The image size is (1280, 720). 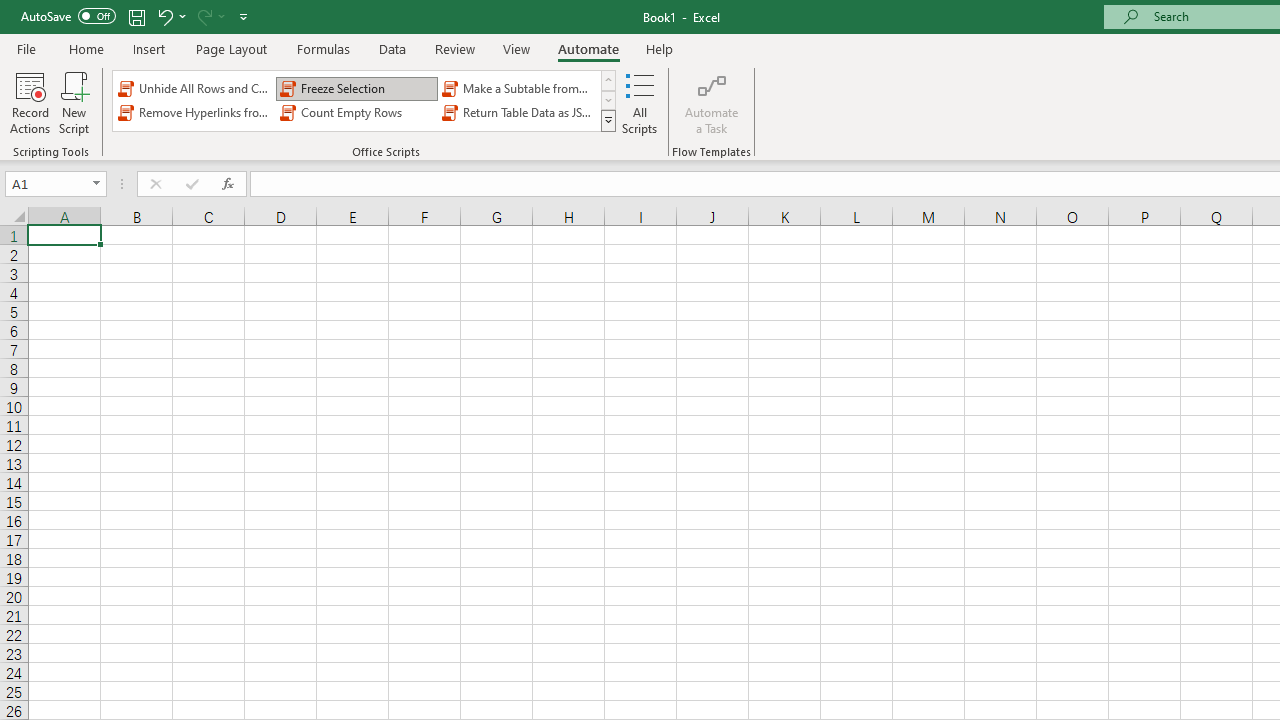 What do you see at coordinates (640, 103) in the screenshot?
I see `'All Scripts'` at bounding box center [640, 103].